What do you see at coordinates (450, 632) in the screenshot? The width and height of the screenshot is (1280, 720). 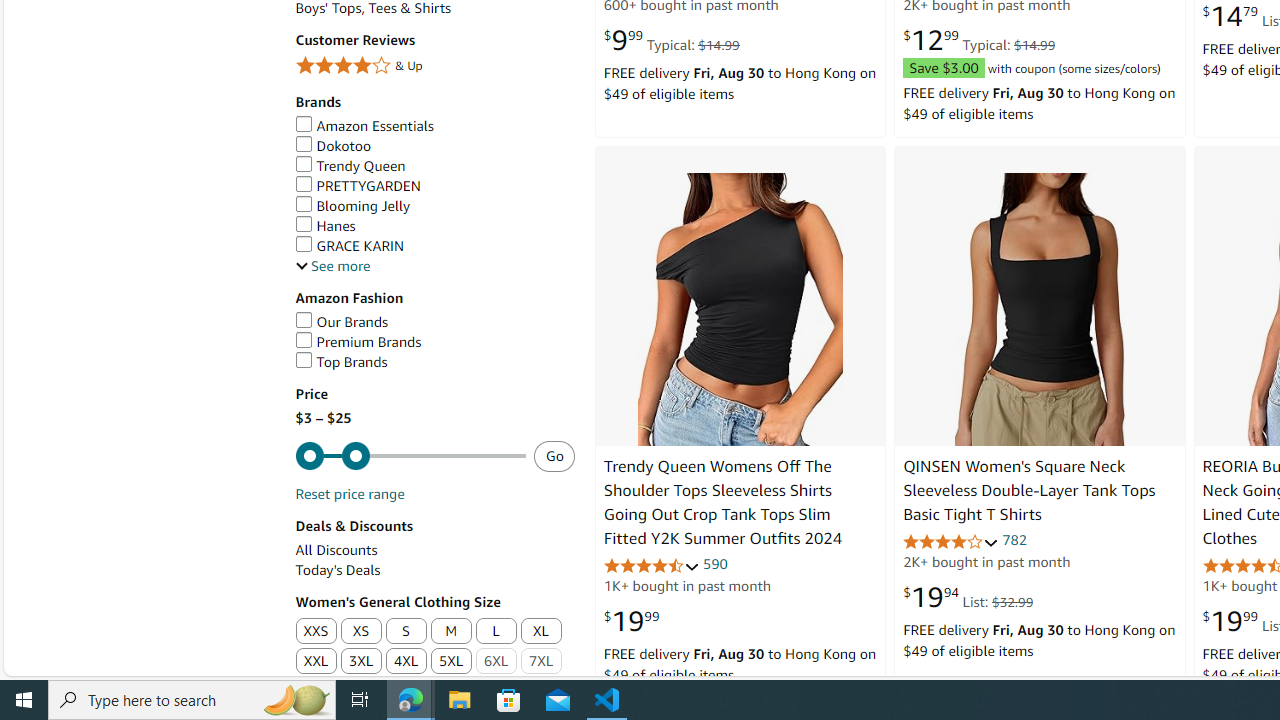 I see `'M'` at bounding box center [450, 632].